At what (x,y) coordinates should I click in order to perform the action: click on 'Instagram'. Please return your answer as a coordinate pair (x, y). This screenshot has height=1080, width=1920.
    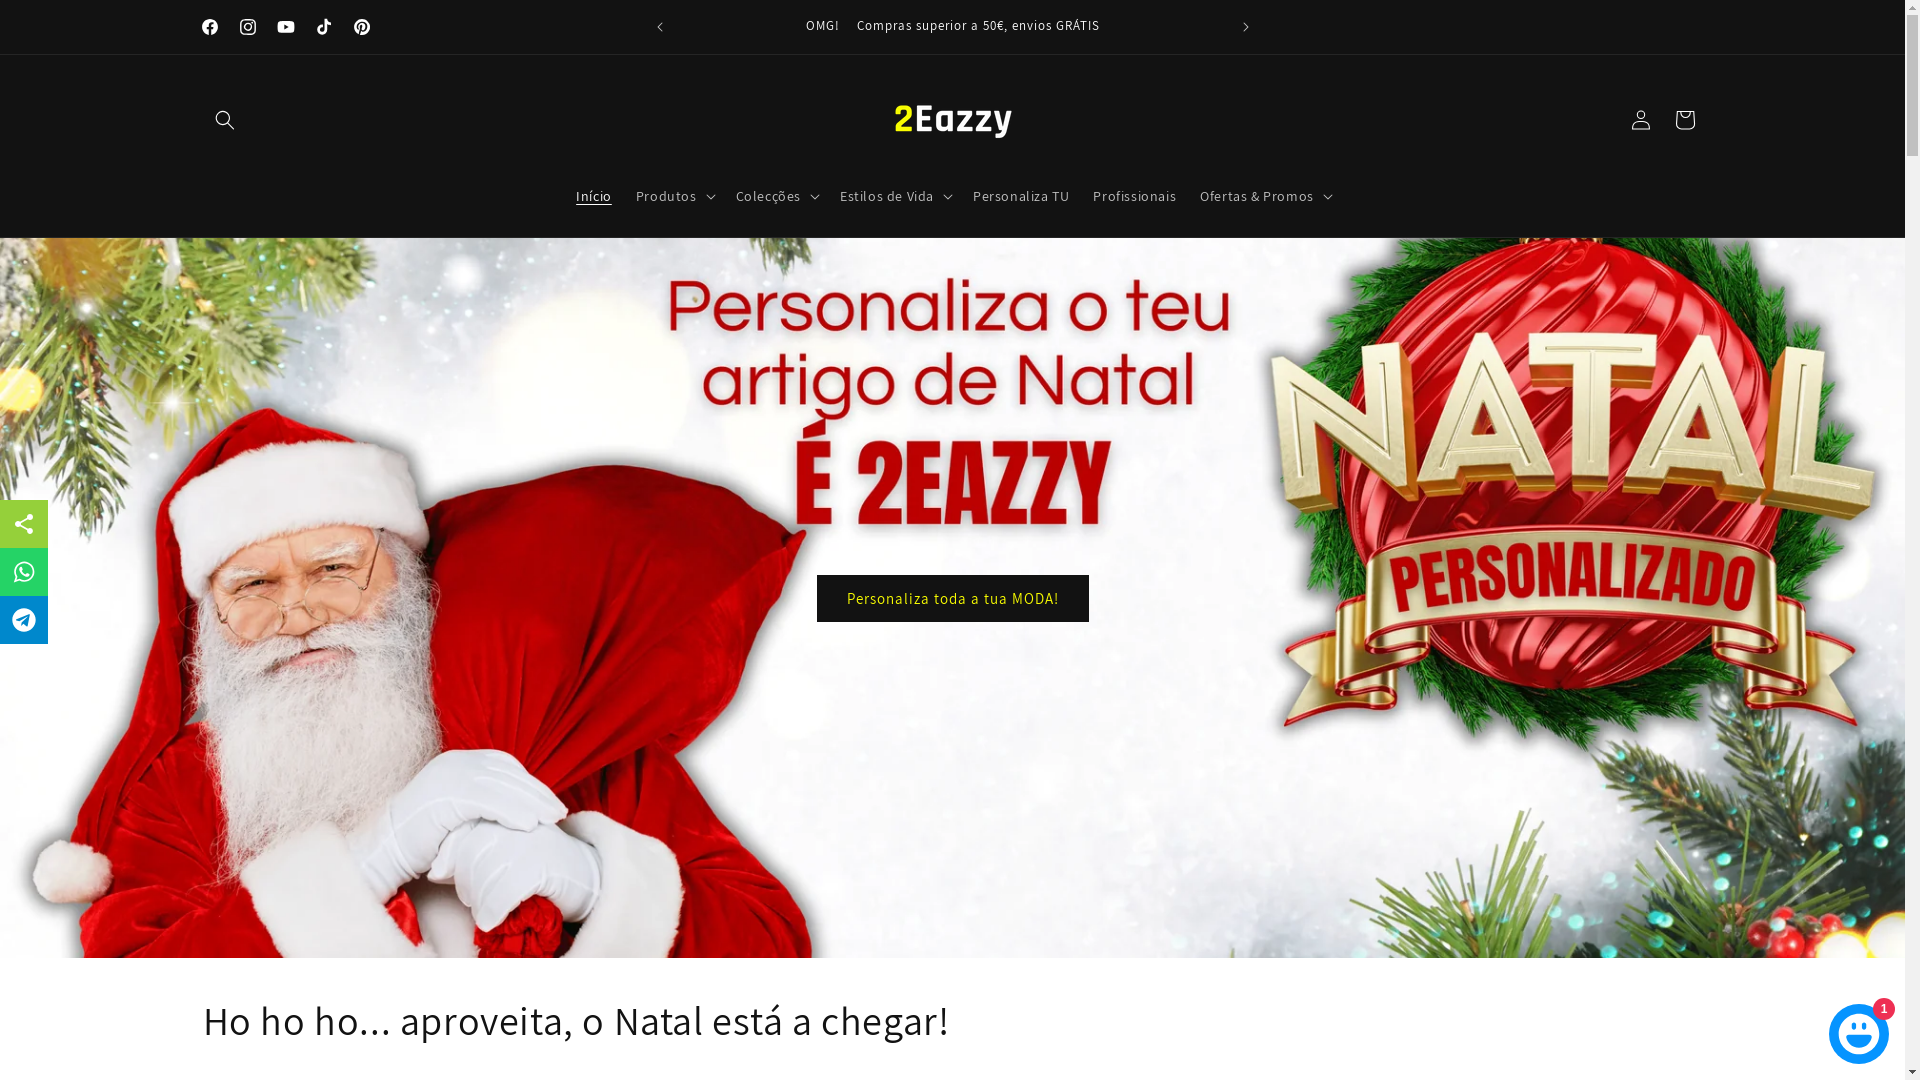
    Looking at the image, I should click on (245, 27).